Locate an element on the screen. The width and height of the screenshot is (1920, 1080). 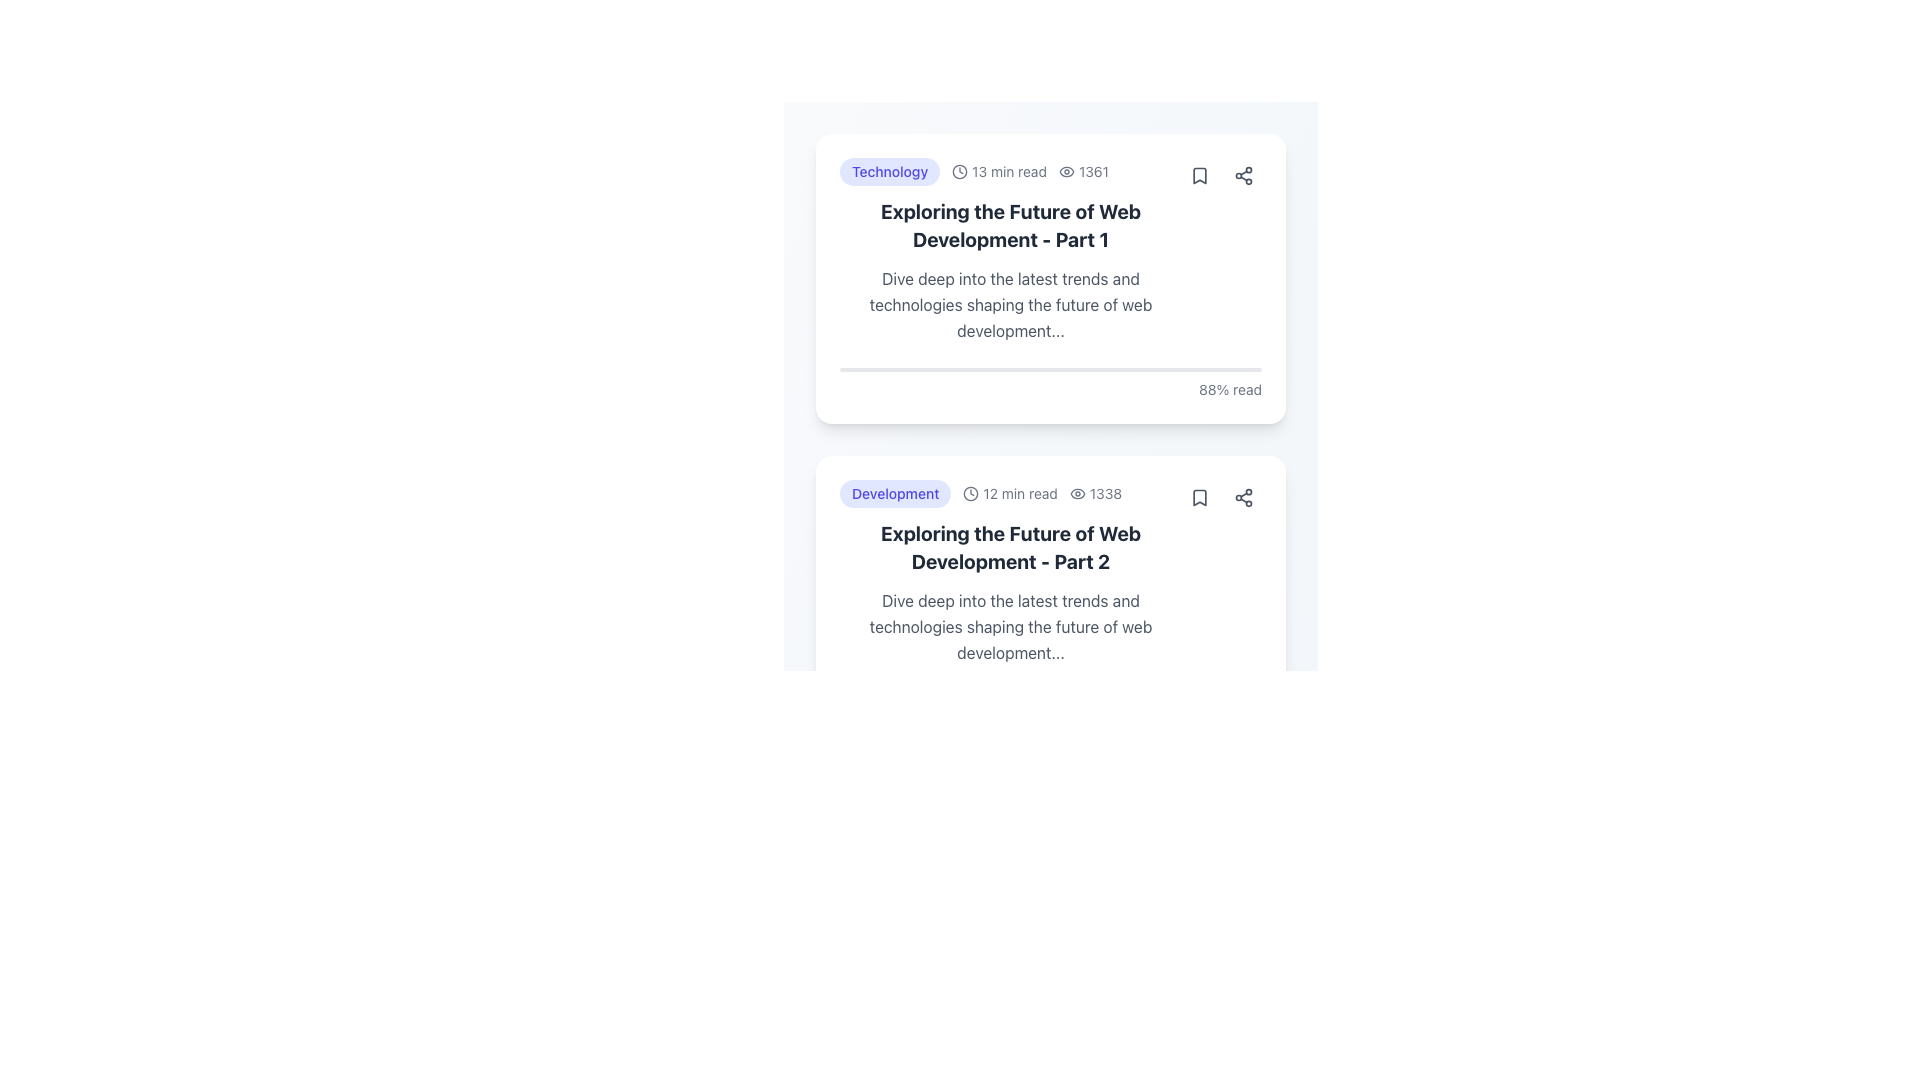
the bookmark icon located in the top-right corner of the first card is located at coordinates (1200, 175).